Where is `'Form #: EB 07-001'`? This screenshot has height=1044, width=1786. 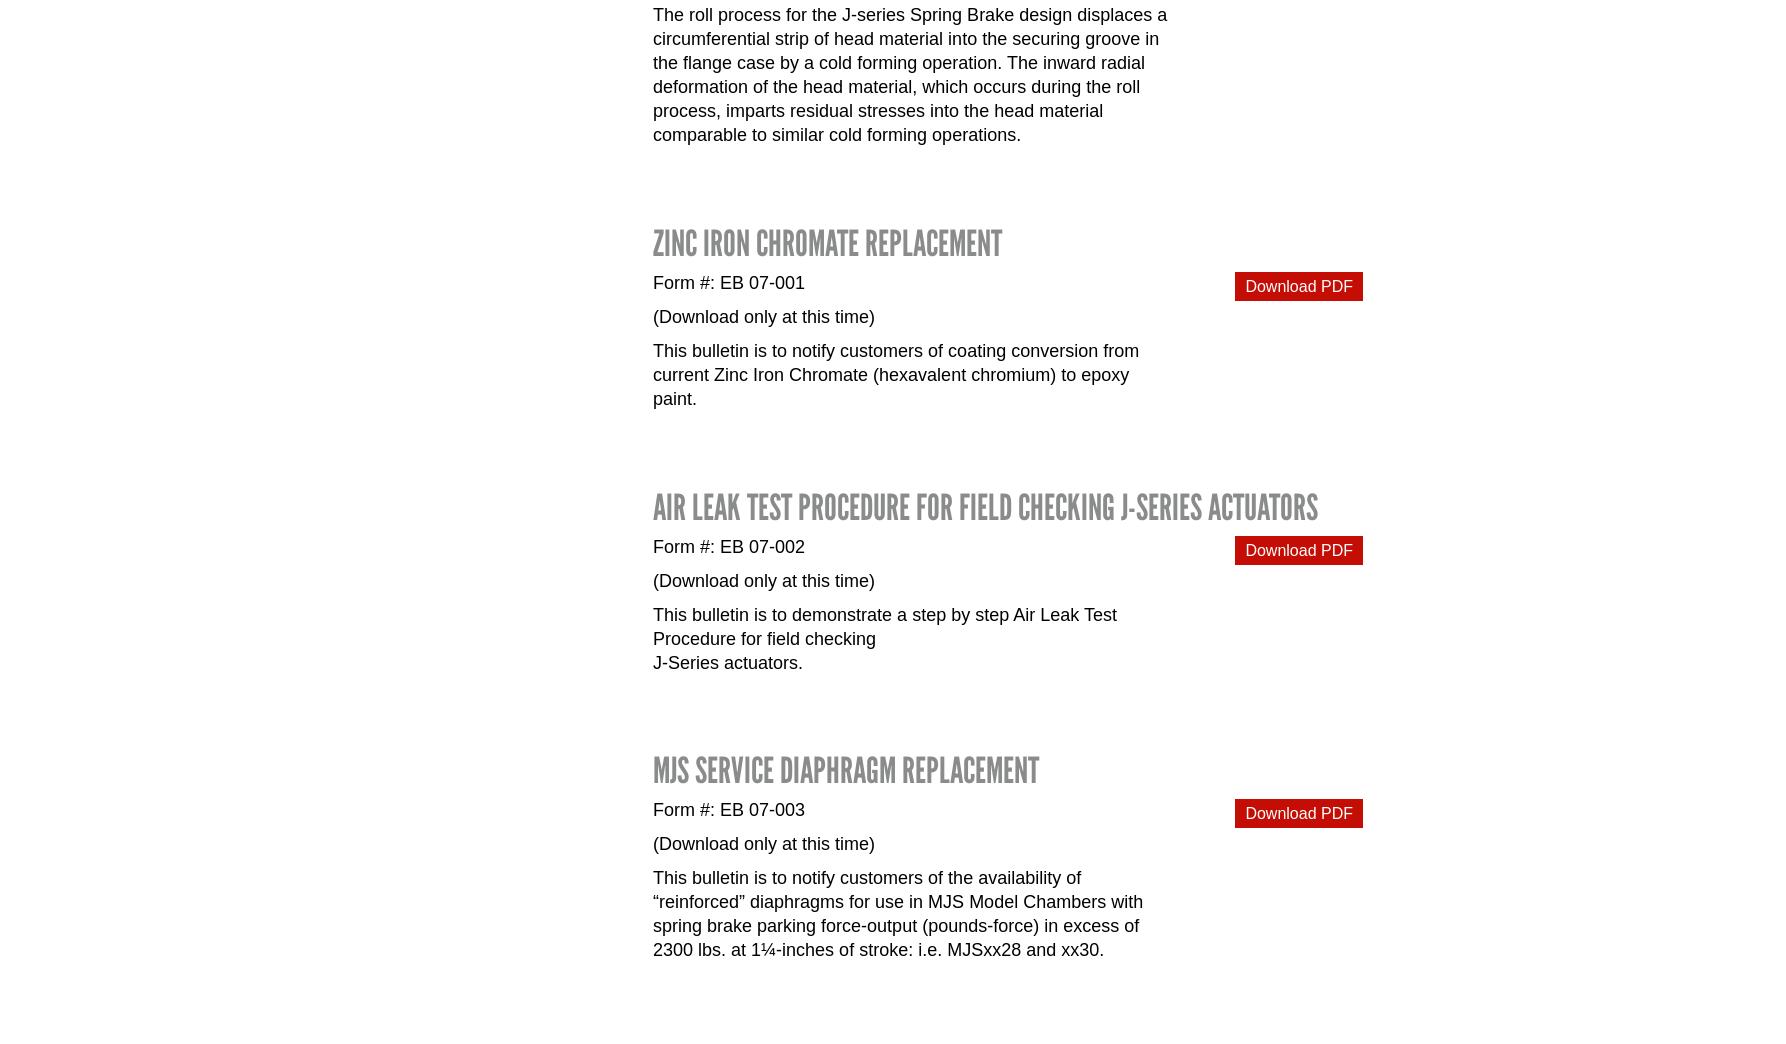 'Form #: EB 07-001' is located at coordinates (729, 280).